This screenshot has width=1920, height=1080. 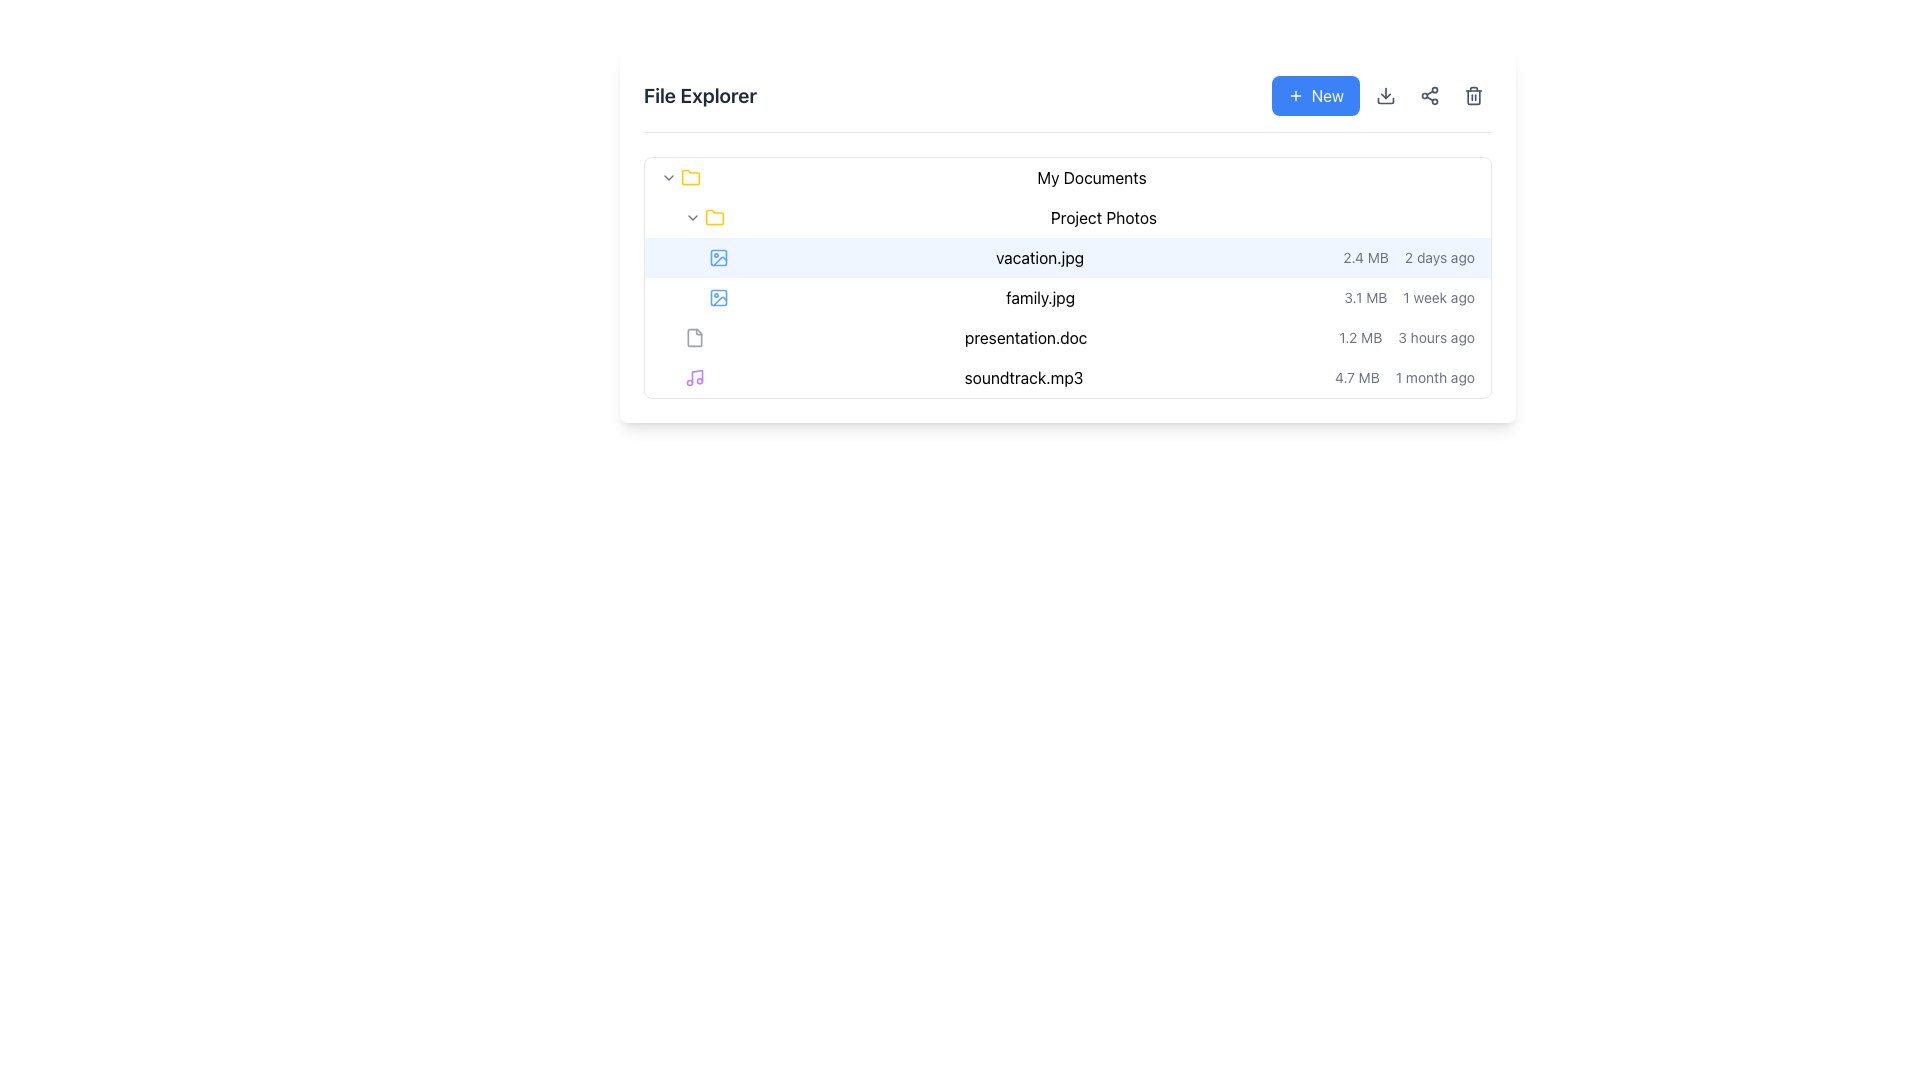 What do you see at coordinates (692, 218) in the screenshot?
I see `the downward-pointing chevron button next to the 'Project Photos' label` at bounding box center [692, 218].